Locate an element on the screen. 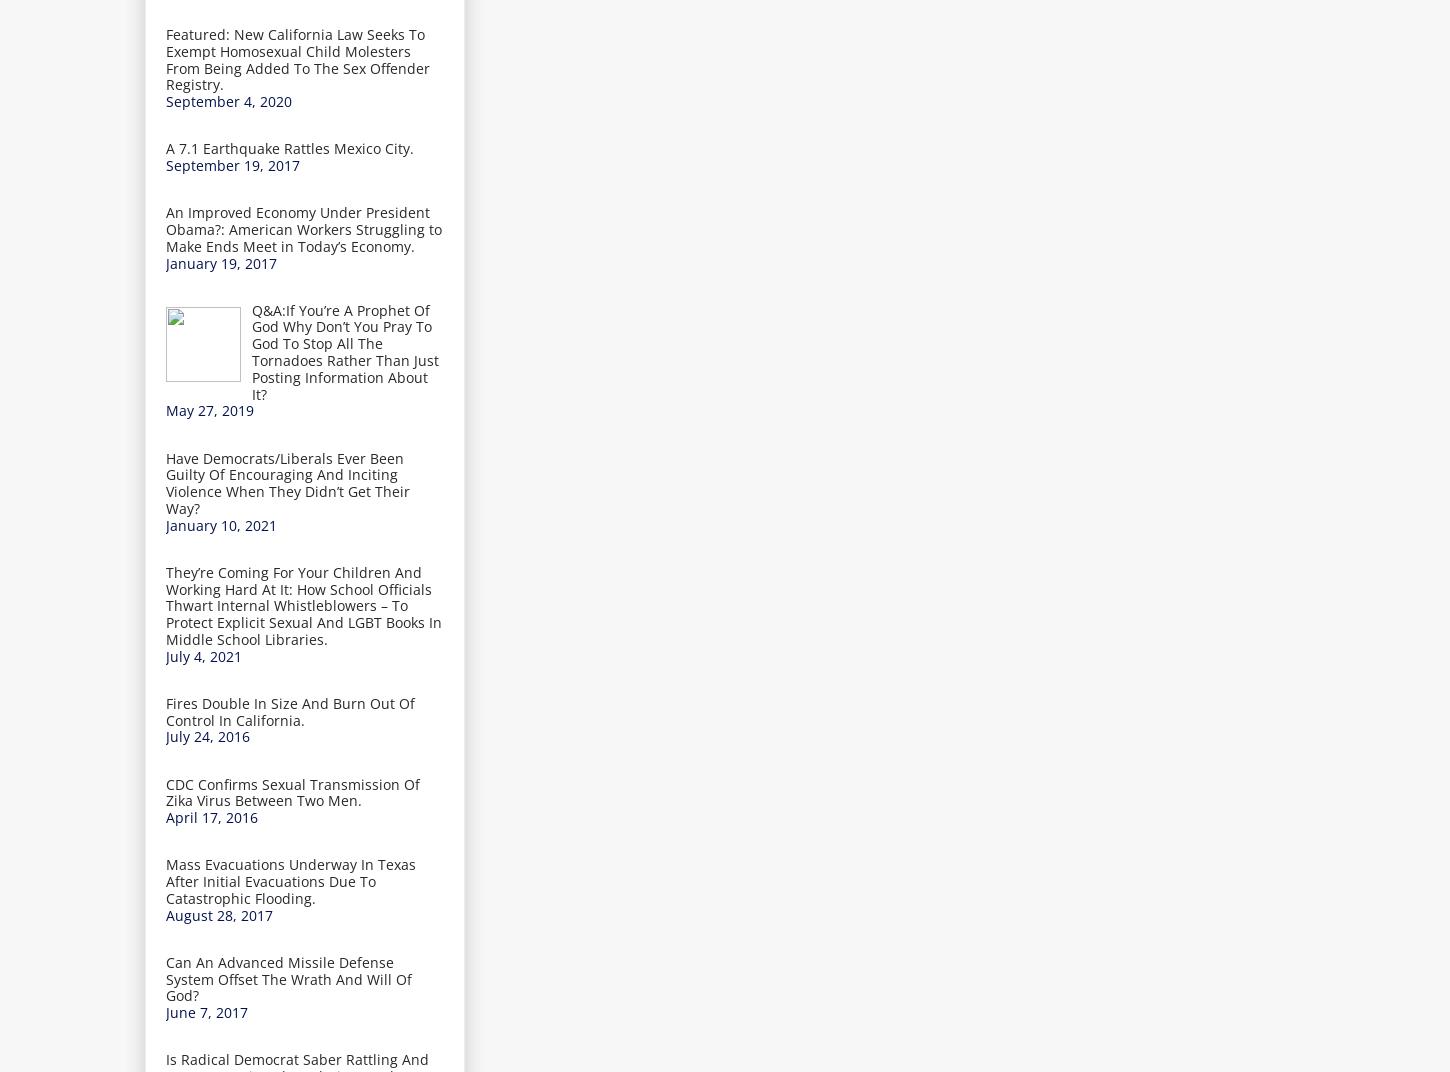  'They’re Coming For Your Children And Working Hard At It: How School Officials Thwart Internal Whistleblowers – To Protect Explicit Sexual And LGBT Books In Middle School Libraries.' is located at coordinates (304, 605).